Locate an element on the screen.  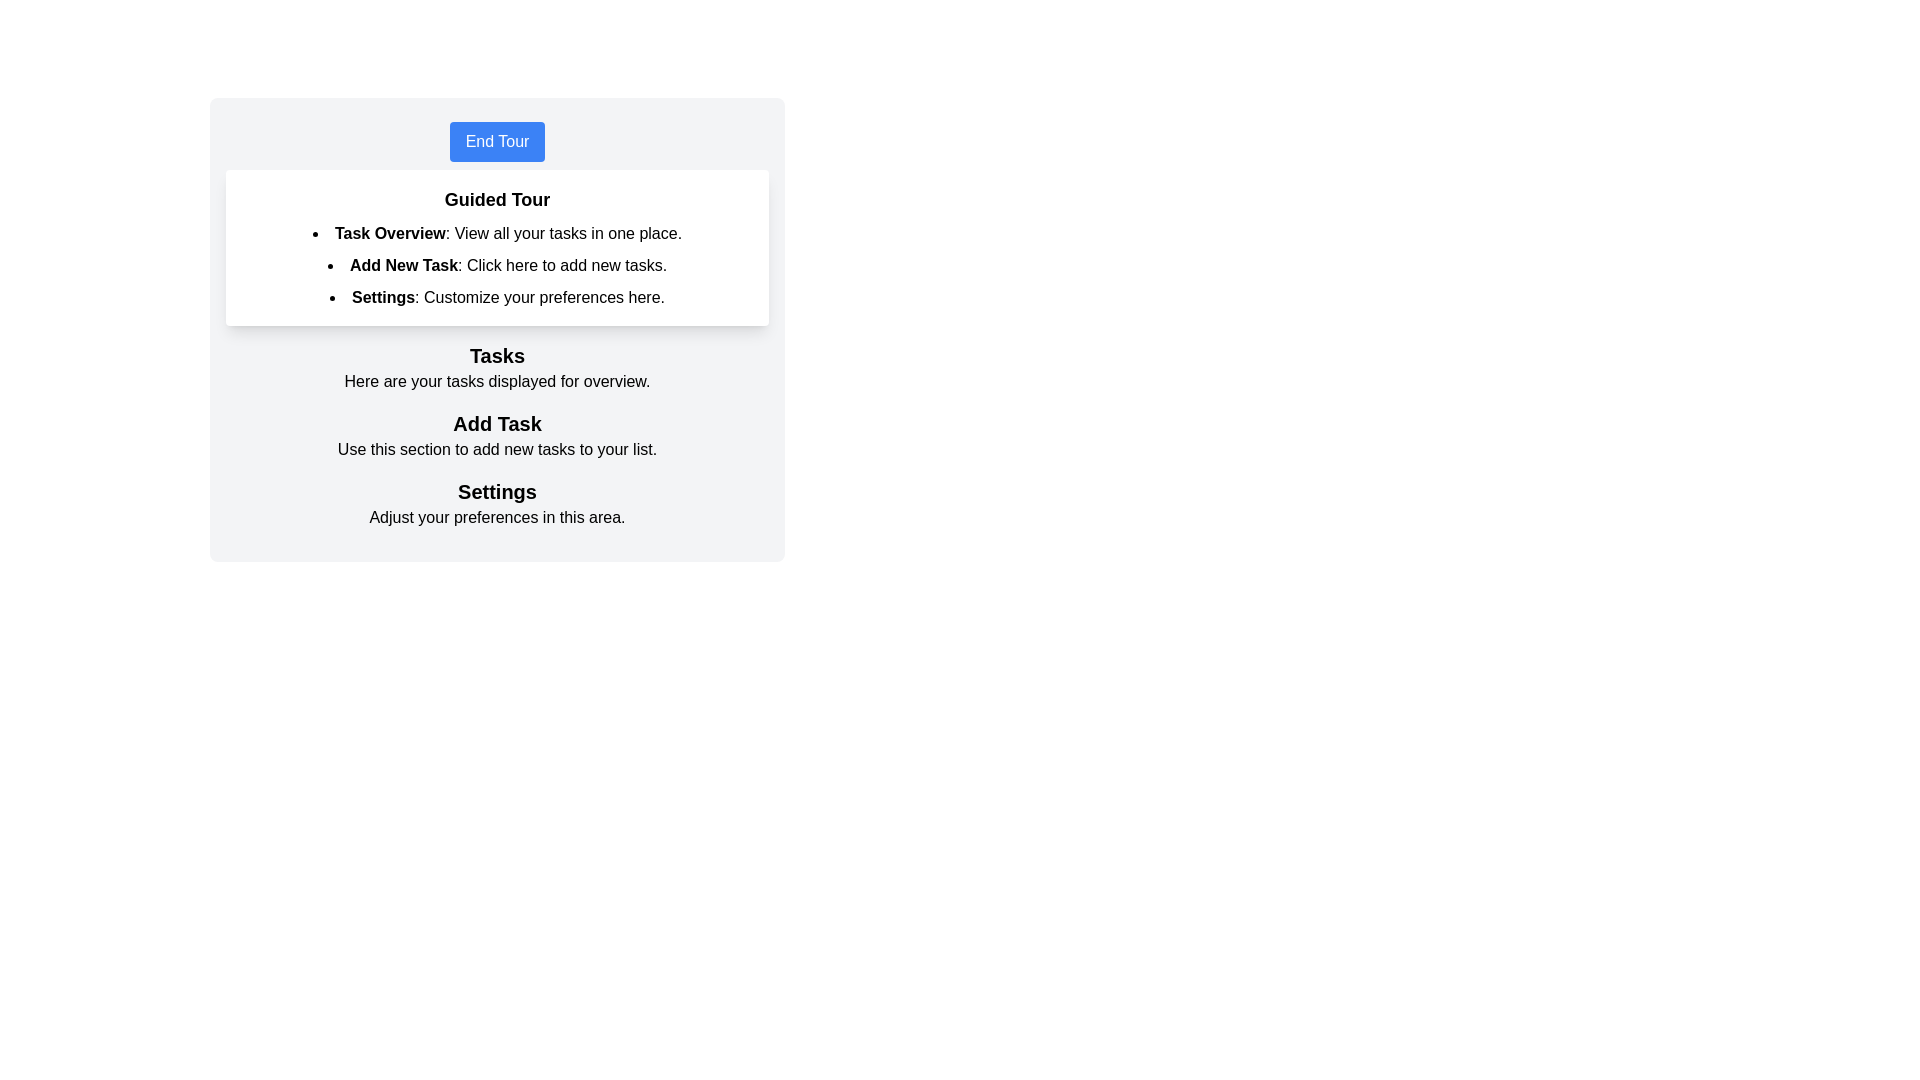
the informational text element that displays the sentence 'Use this section to add new tasks to your list.' which is located below the 'Add Task' header is located at coordinates (497, 450).